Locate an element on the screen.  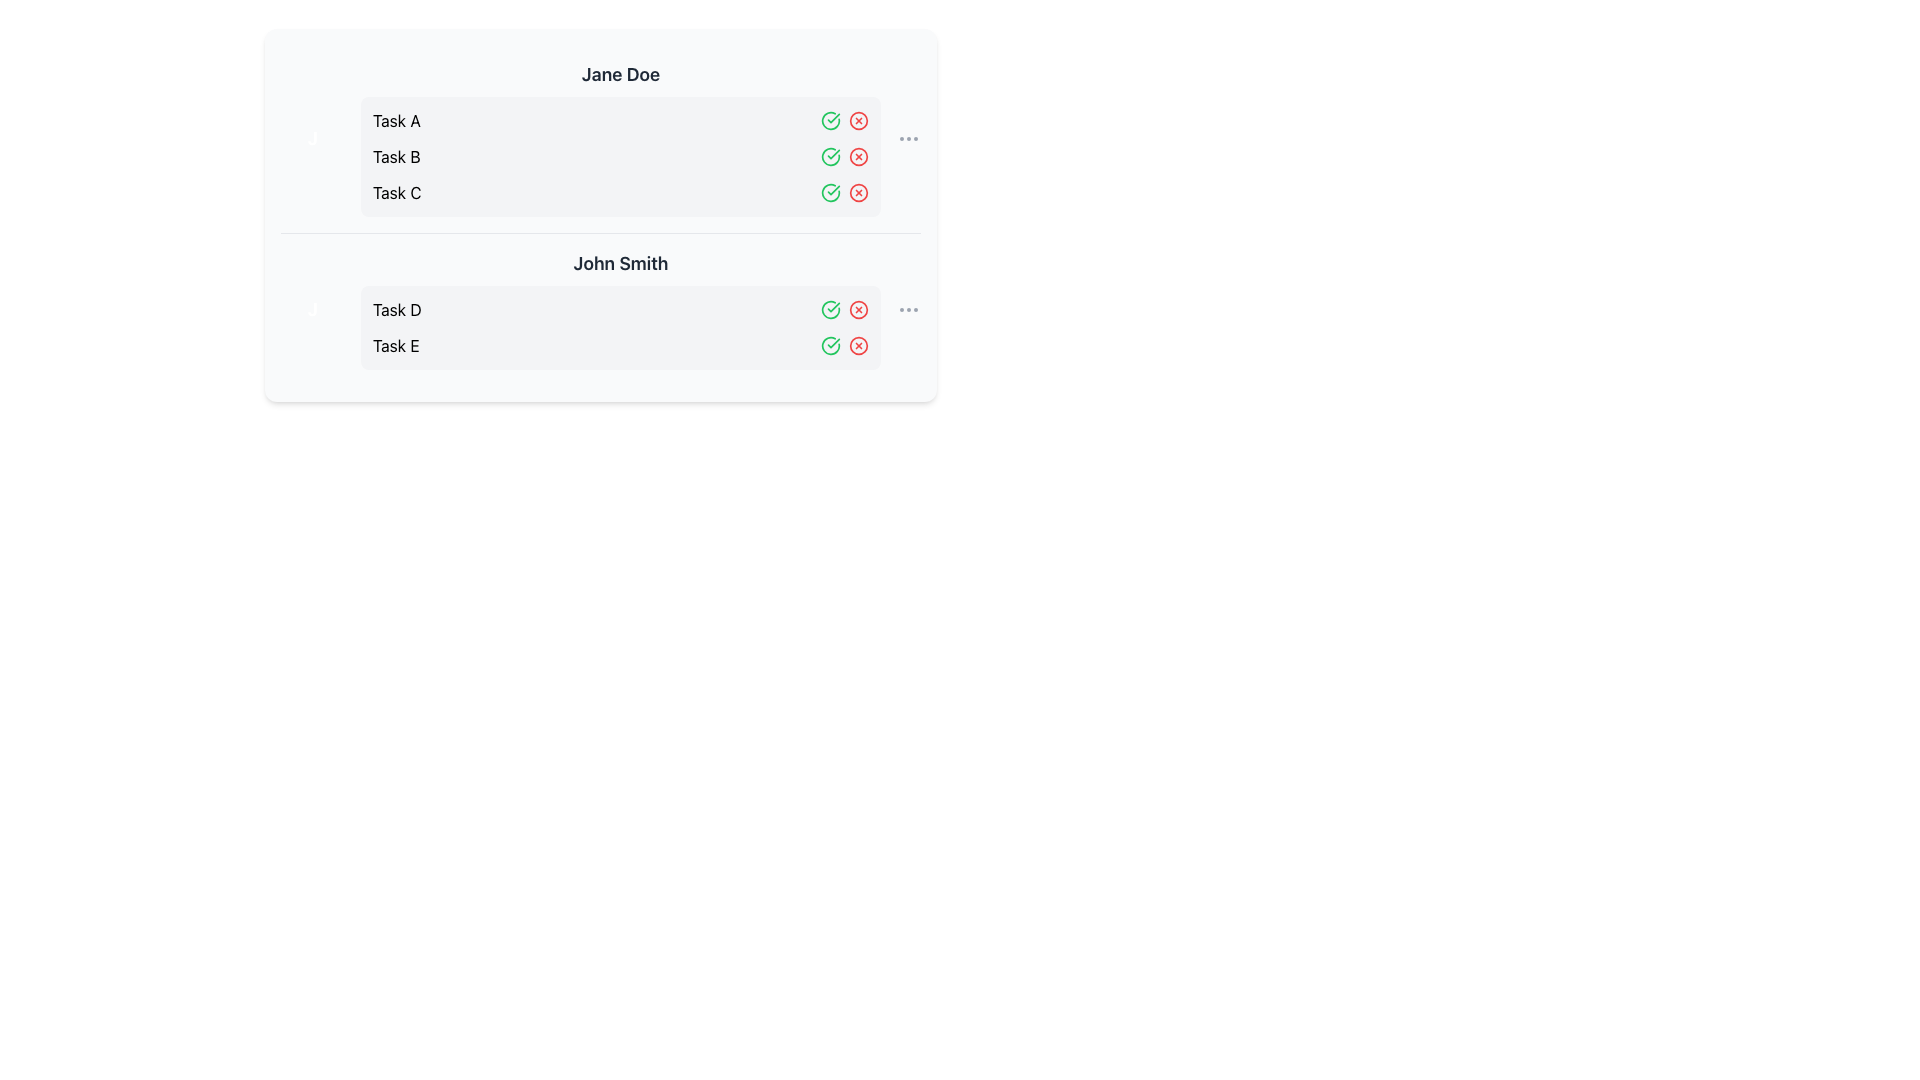
the Button Group containing a green checkmark and a red cross located in the right section of the 'Task C' row is located at coordinates (844, 192).